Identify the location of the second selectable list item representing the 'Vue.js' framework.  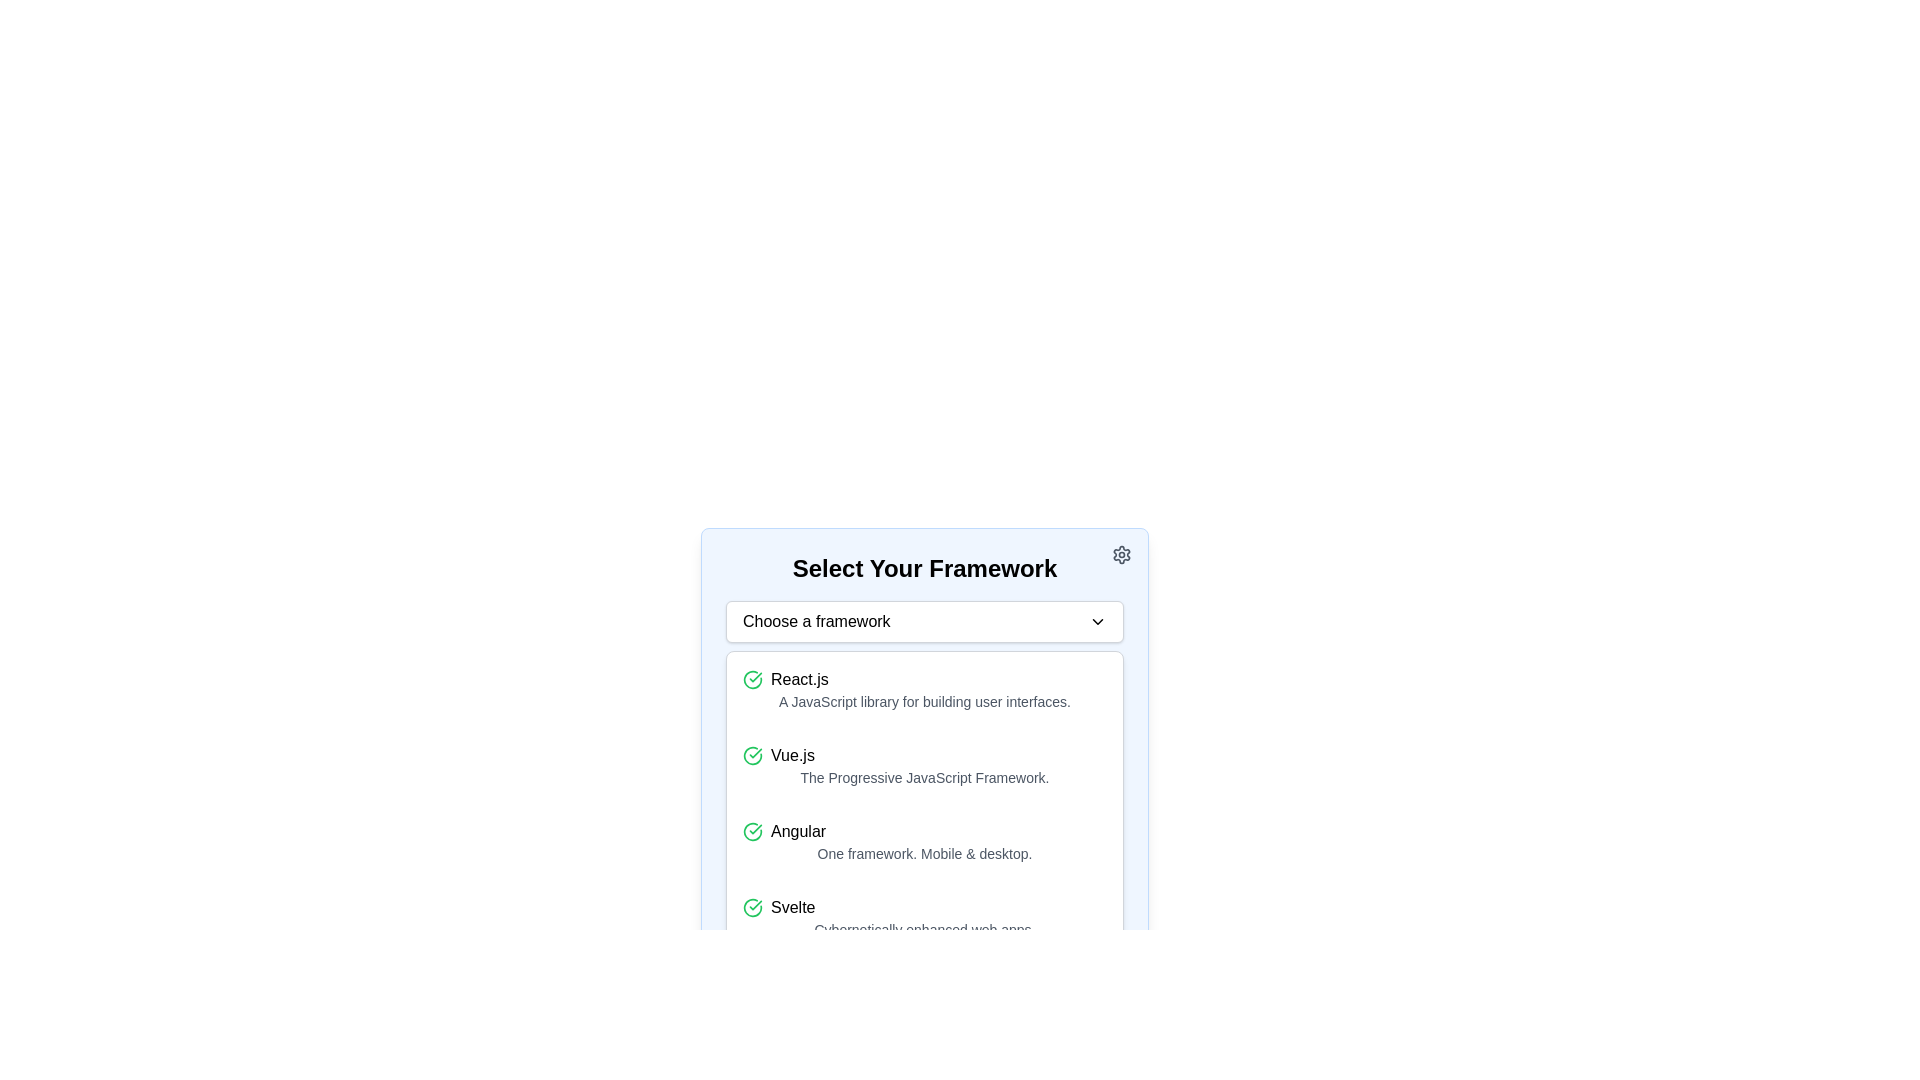
(924, 756).